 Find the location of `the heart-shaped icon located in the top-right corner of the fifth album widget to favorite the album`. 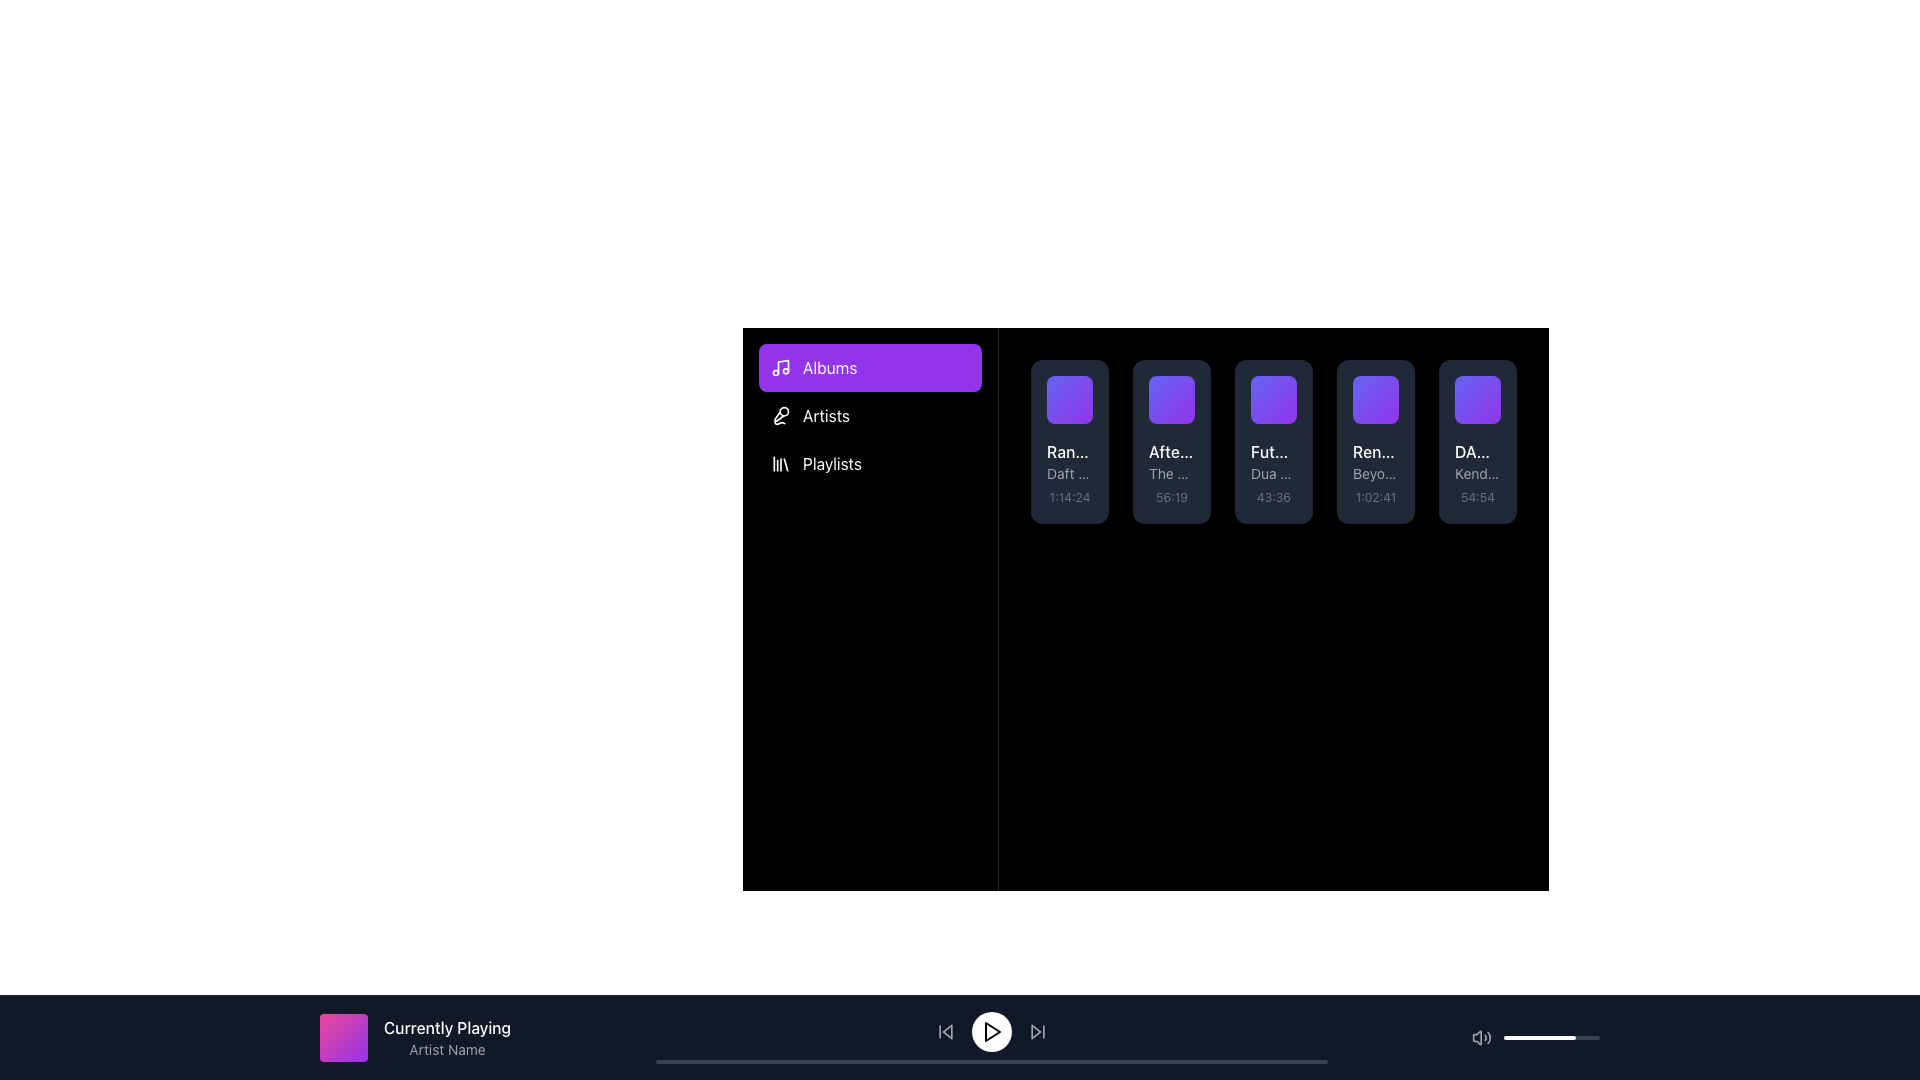

the heart-shaped icon located in the top-right corner of the fifth album widget to favorite the album is located at coordinates (1488, 388).